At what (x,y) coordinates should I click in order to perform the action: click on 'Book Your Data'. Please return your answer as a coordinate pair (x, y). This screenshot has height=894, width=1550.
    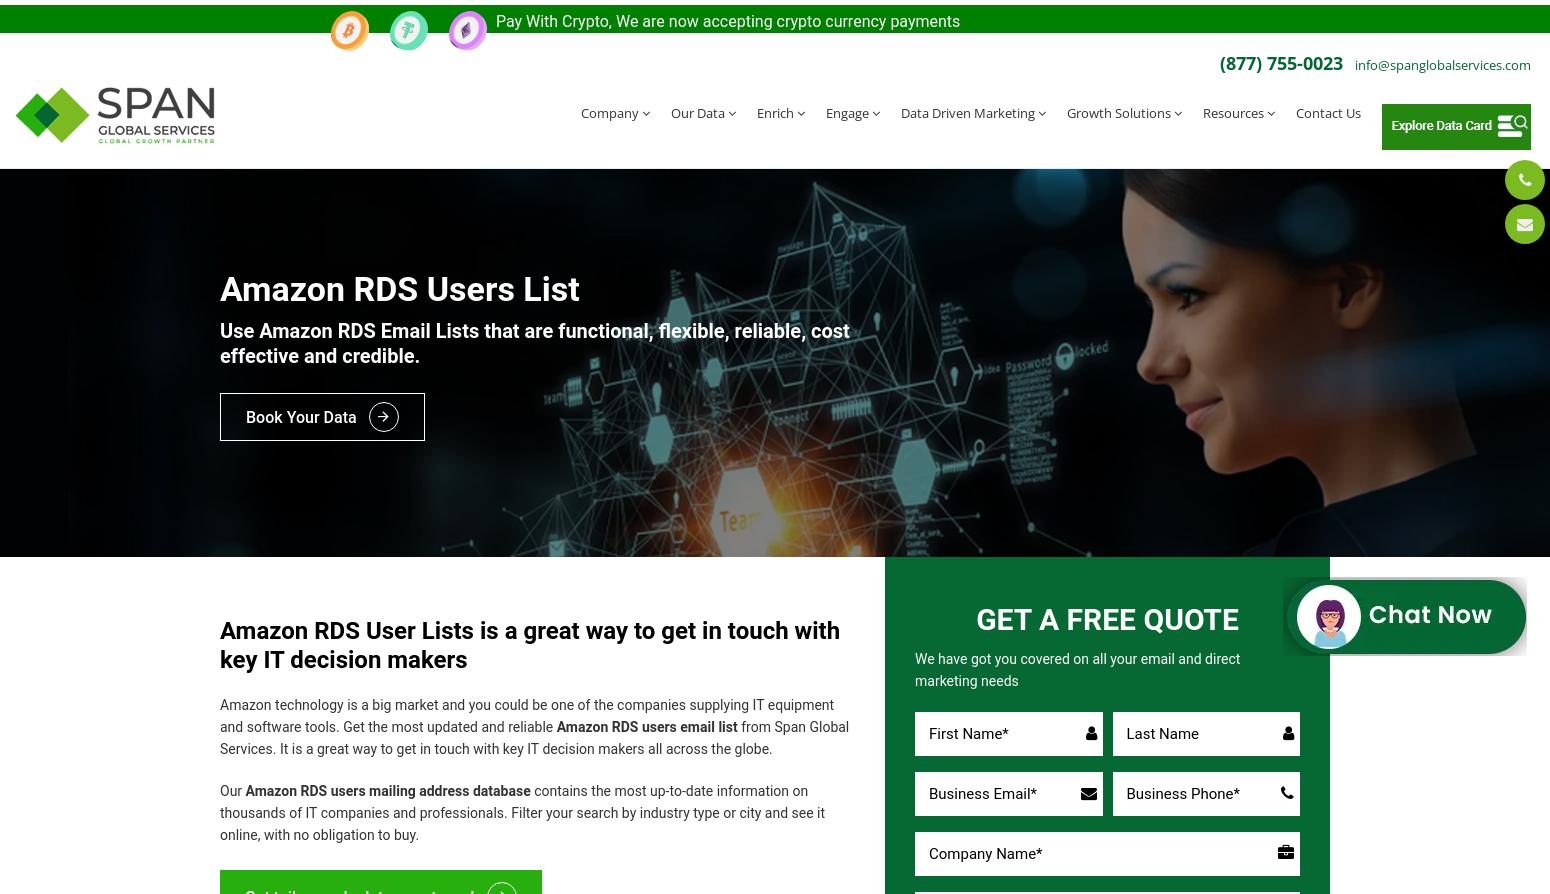
    Looking at the image, I should click on (307, 405).